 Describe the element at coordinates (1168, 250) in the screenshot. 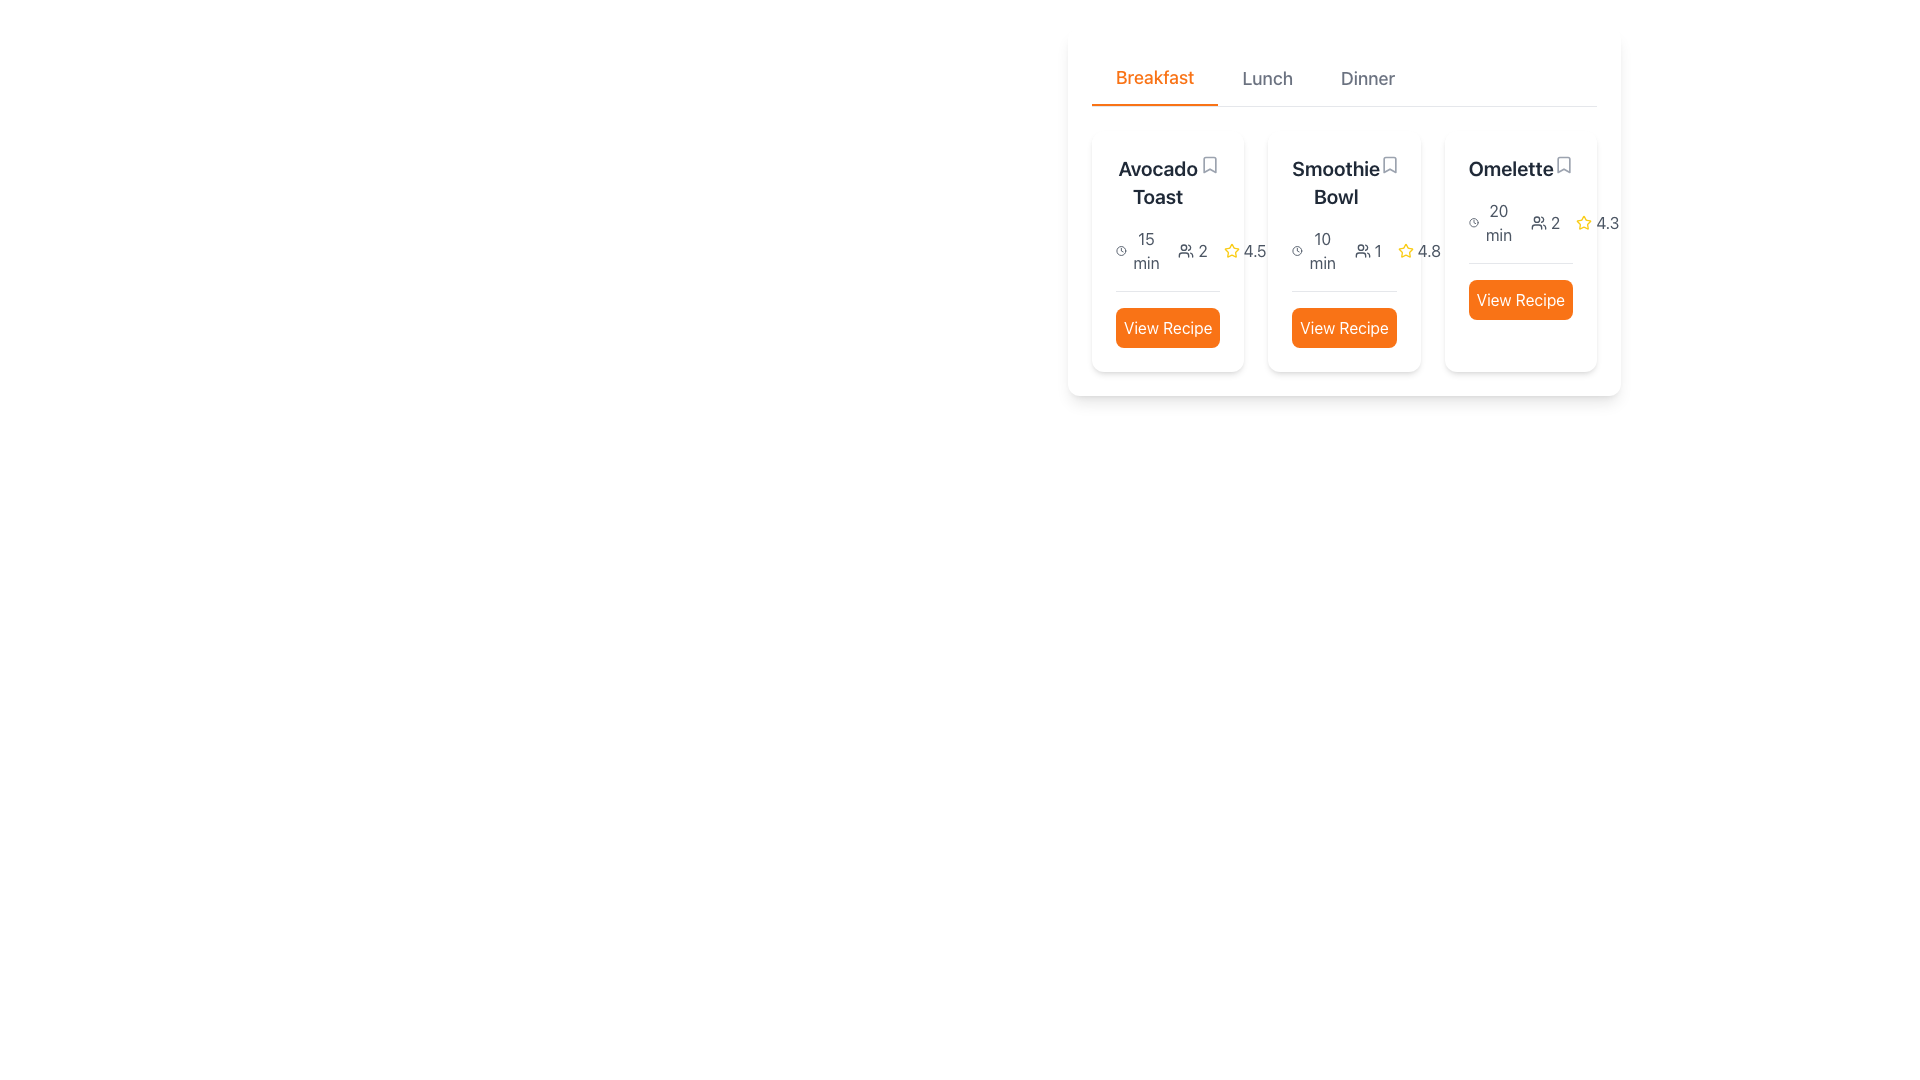

I see `the card displaying 'Avocado Toast' with a white background and 'View Recipe' button at the bottom` at that location.